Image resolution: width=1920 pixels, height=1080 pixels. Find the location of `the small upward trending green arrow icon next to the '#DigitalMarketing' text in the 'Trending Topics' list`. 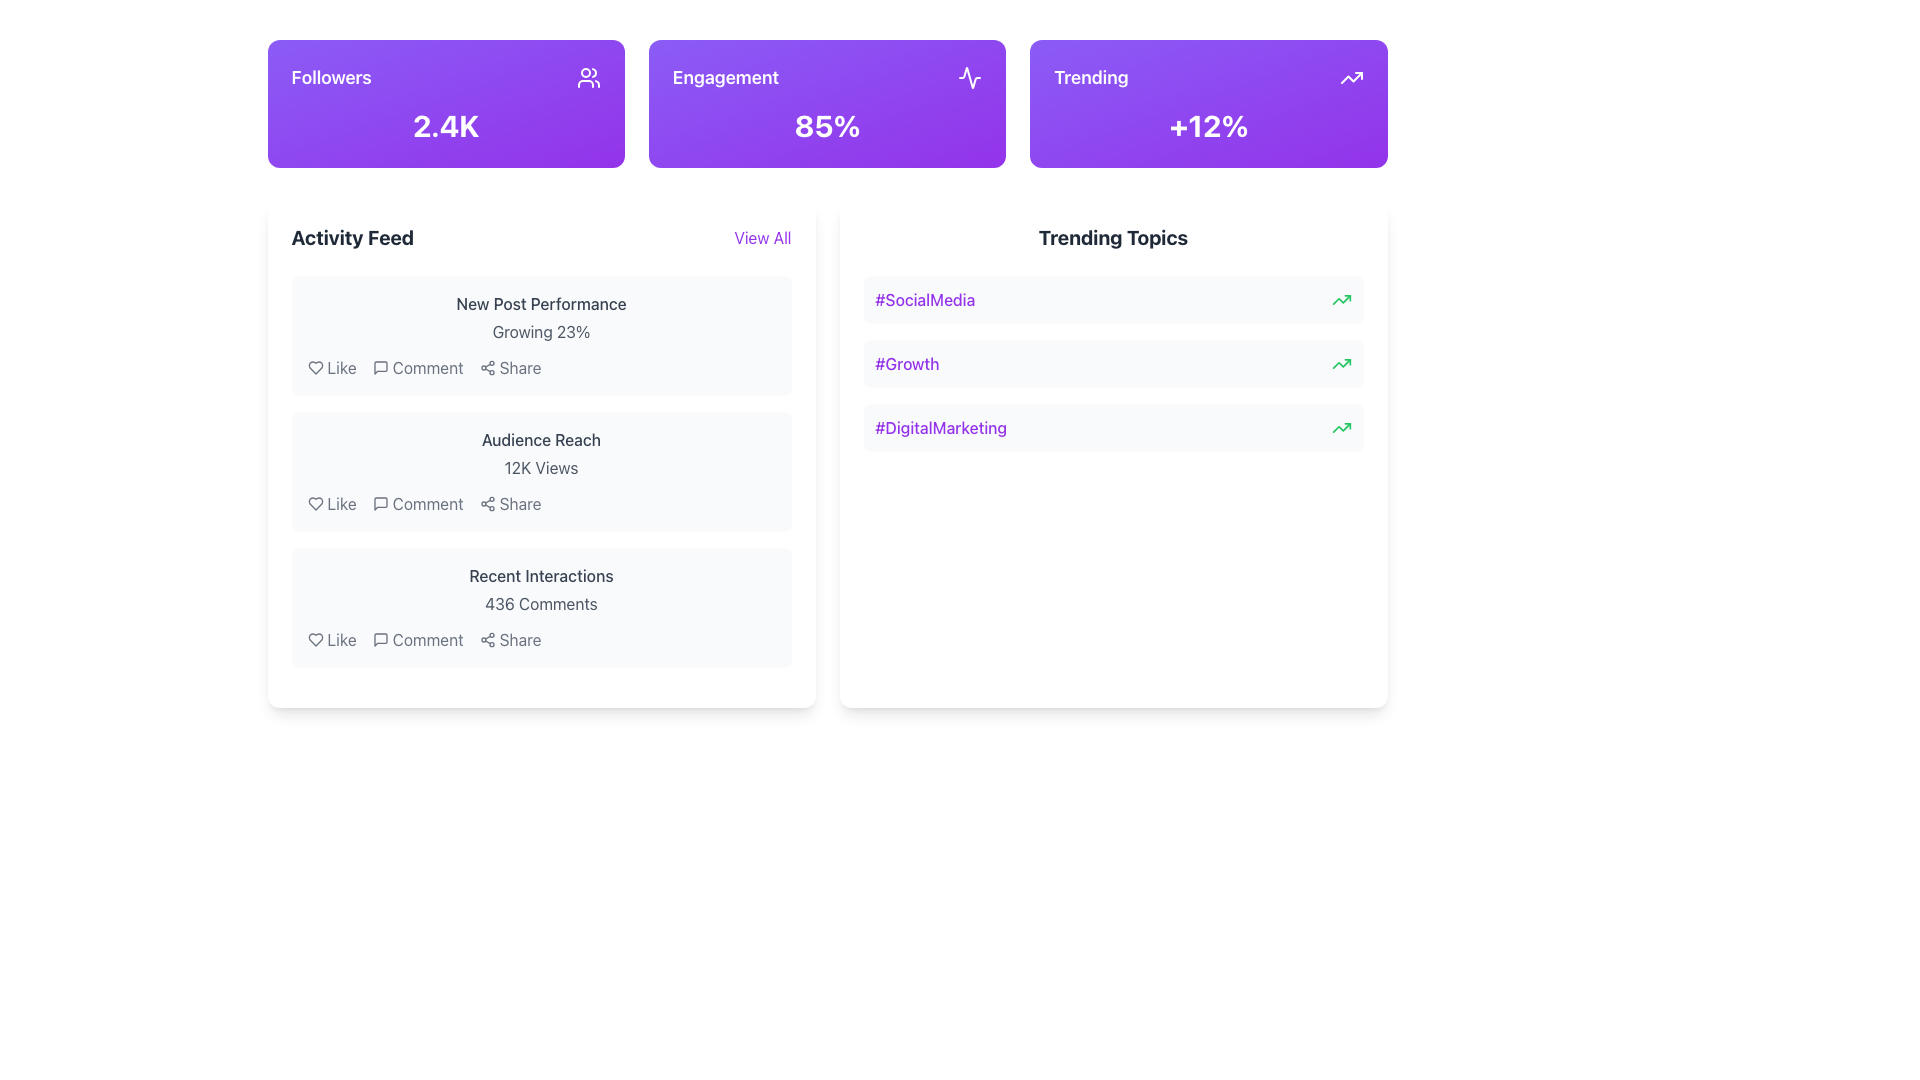

the small upward trending green arrow icon next to the '#DigitalMarketing' text in the 'Trending Topics' list is located at coordinates (1341, 427).